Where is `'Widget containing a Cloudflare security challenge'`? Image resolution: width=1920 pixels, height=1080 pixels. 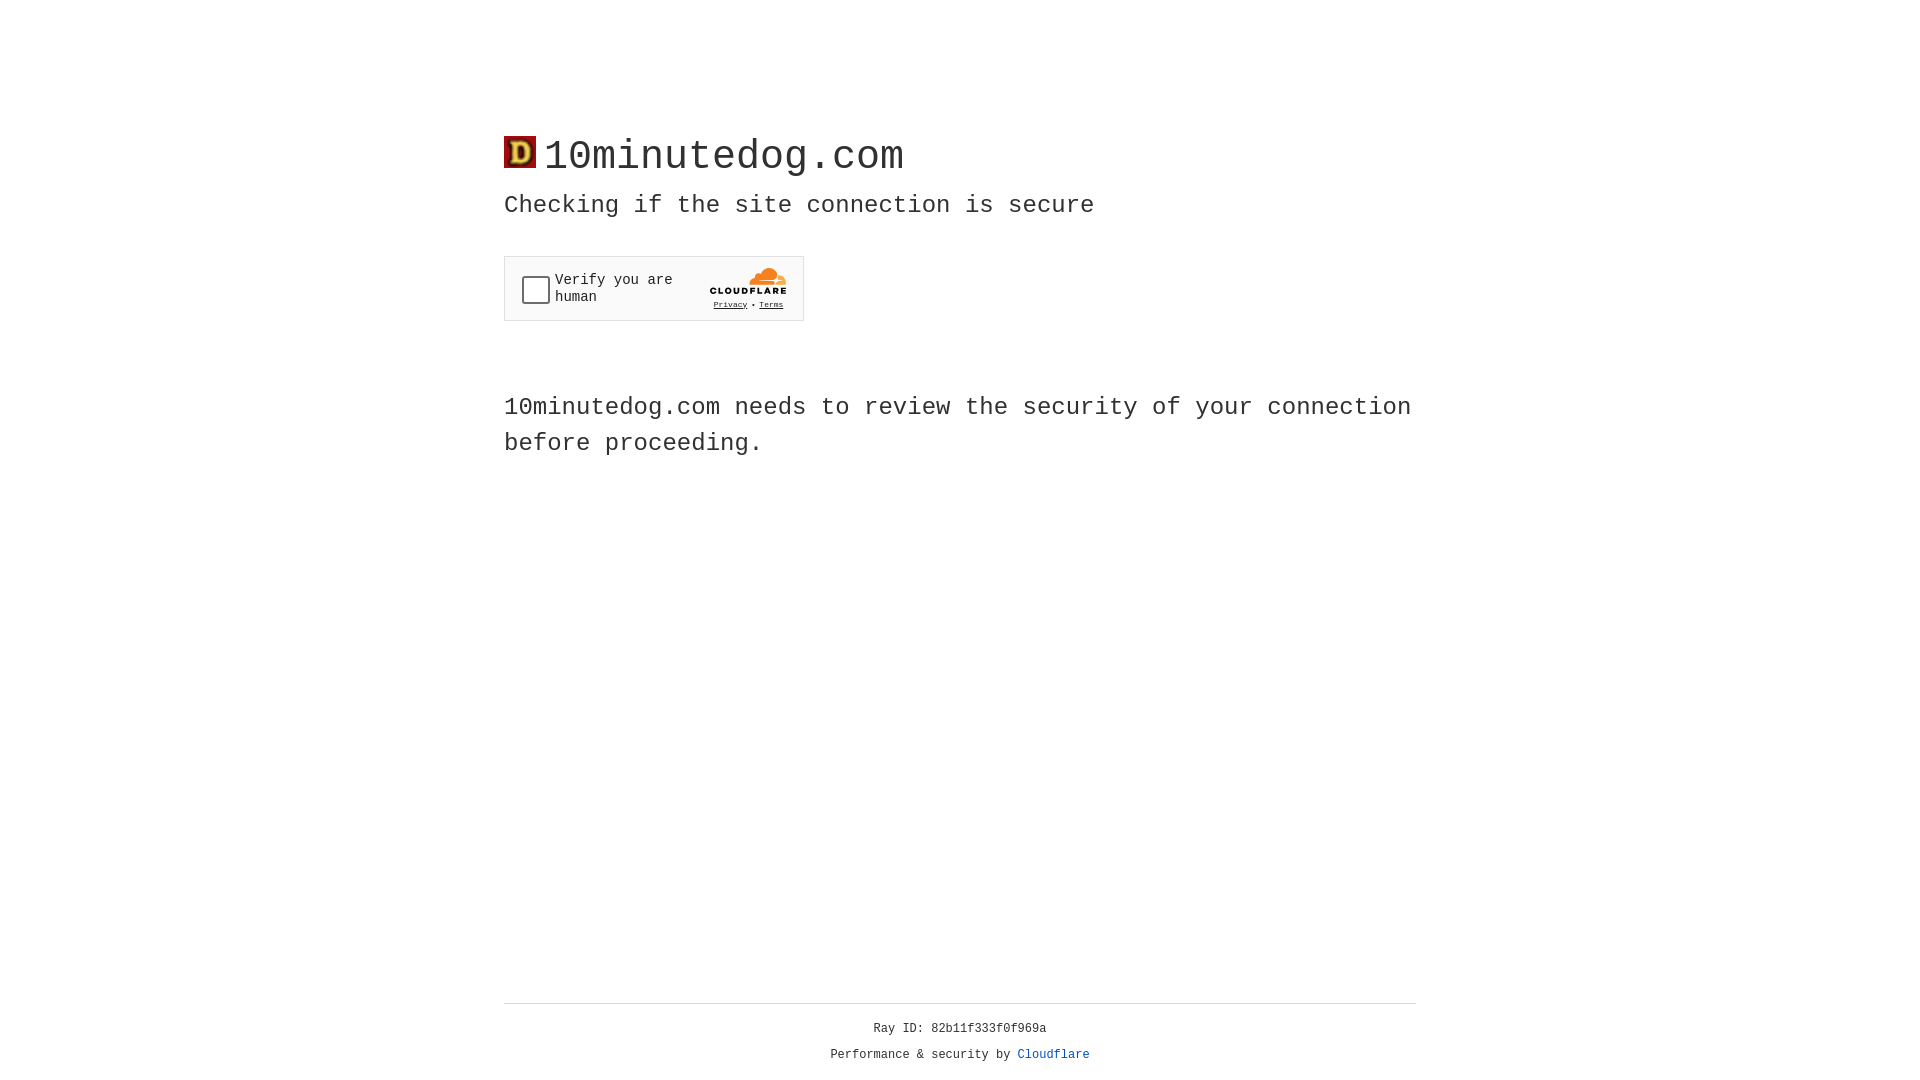 'Widget containing a Cloudflare security challenge' is located at coordinates (653, 288).